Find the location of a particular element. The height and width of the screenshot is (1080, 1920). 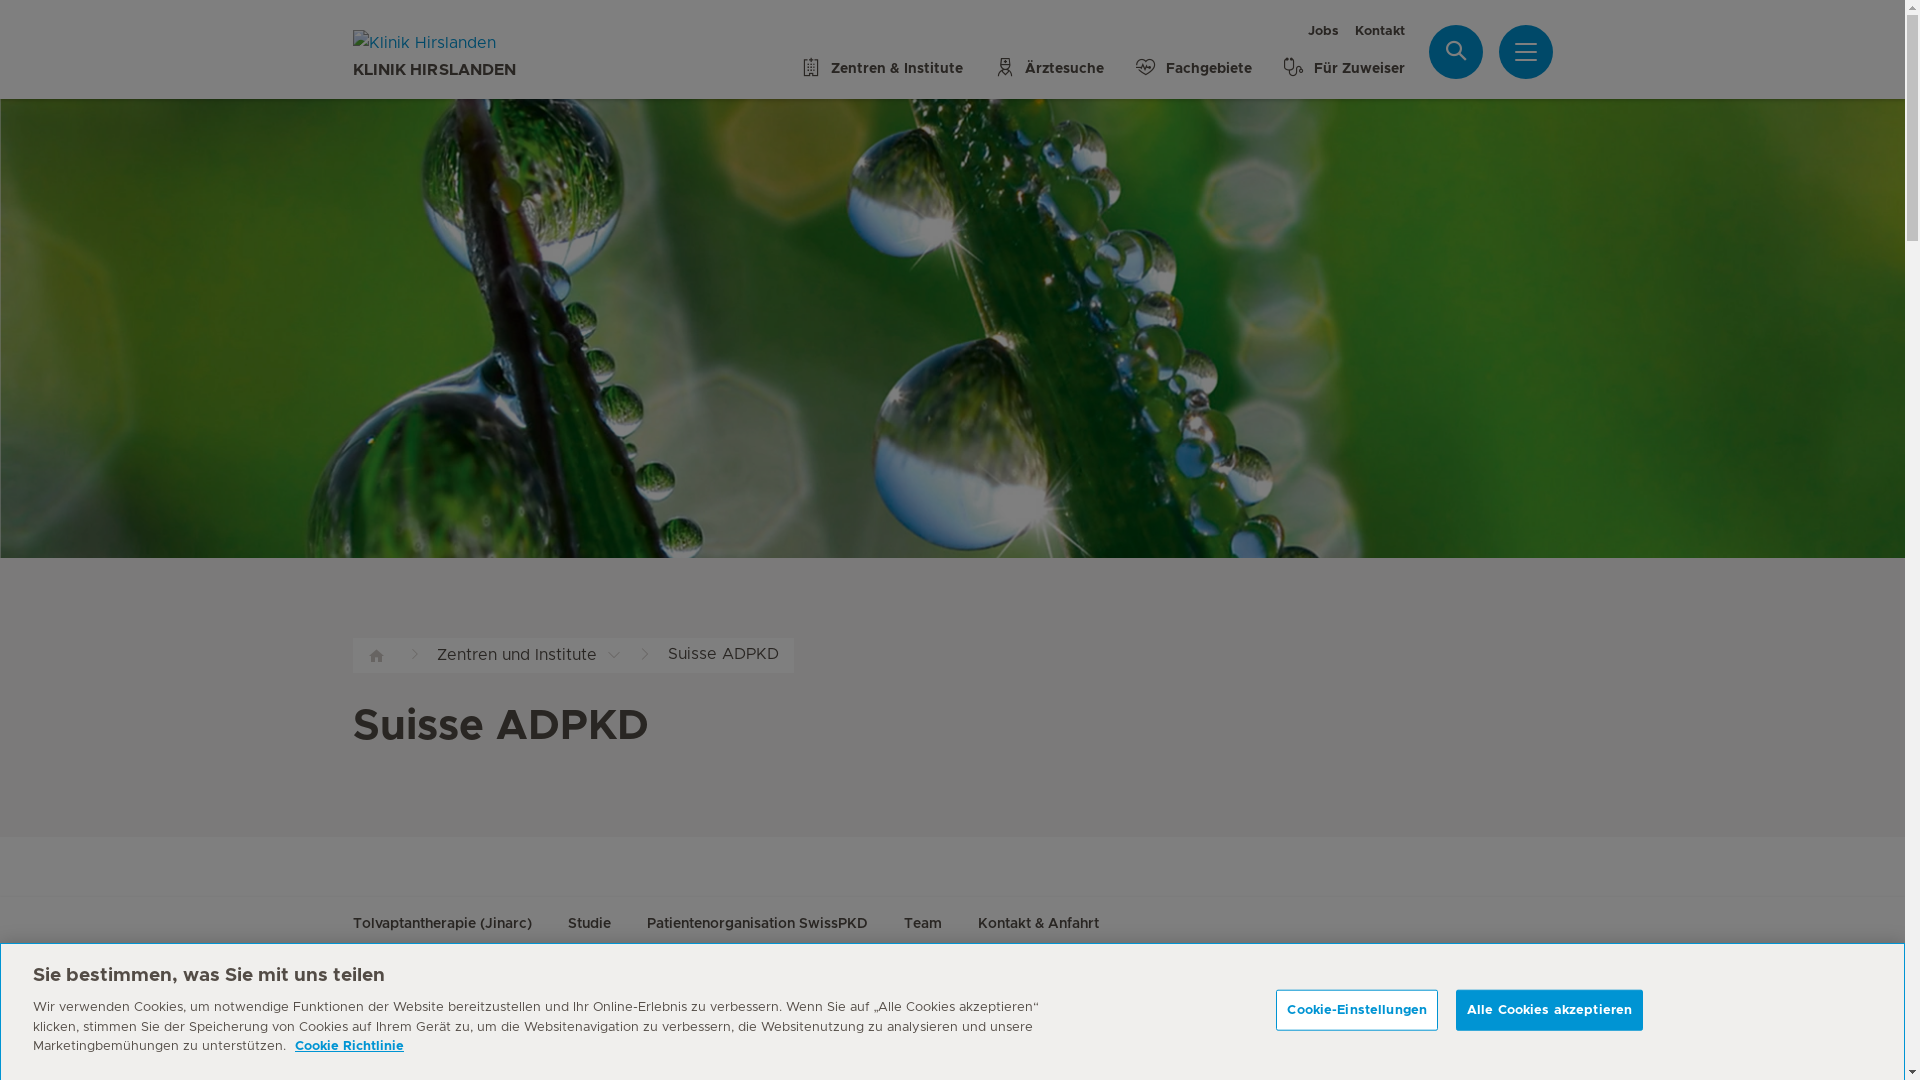

'Tolvaptantherapie (Jinarc)' is located at coordinates (440, 925).